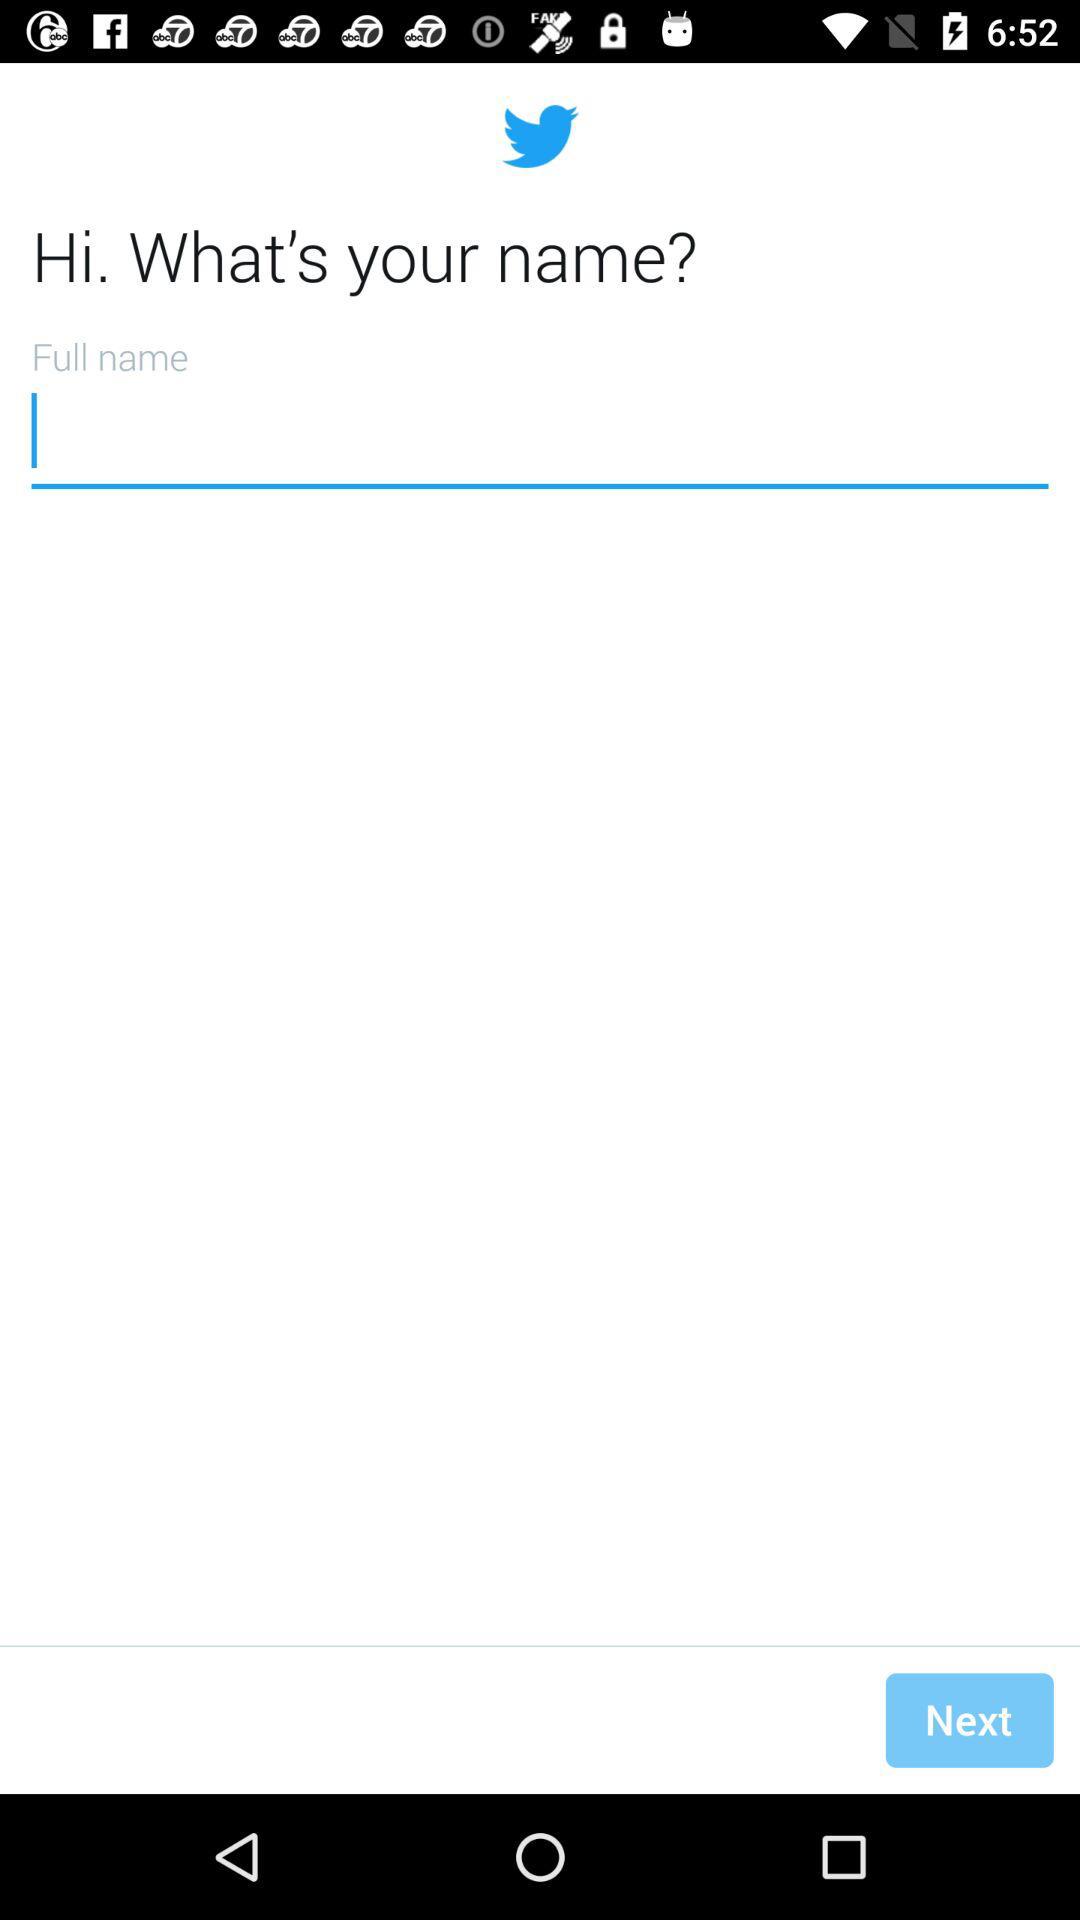 The height and width of the screenshot is (1920, 1080). I want to click on item at the bottom right corner, so click(968, 1719).